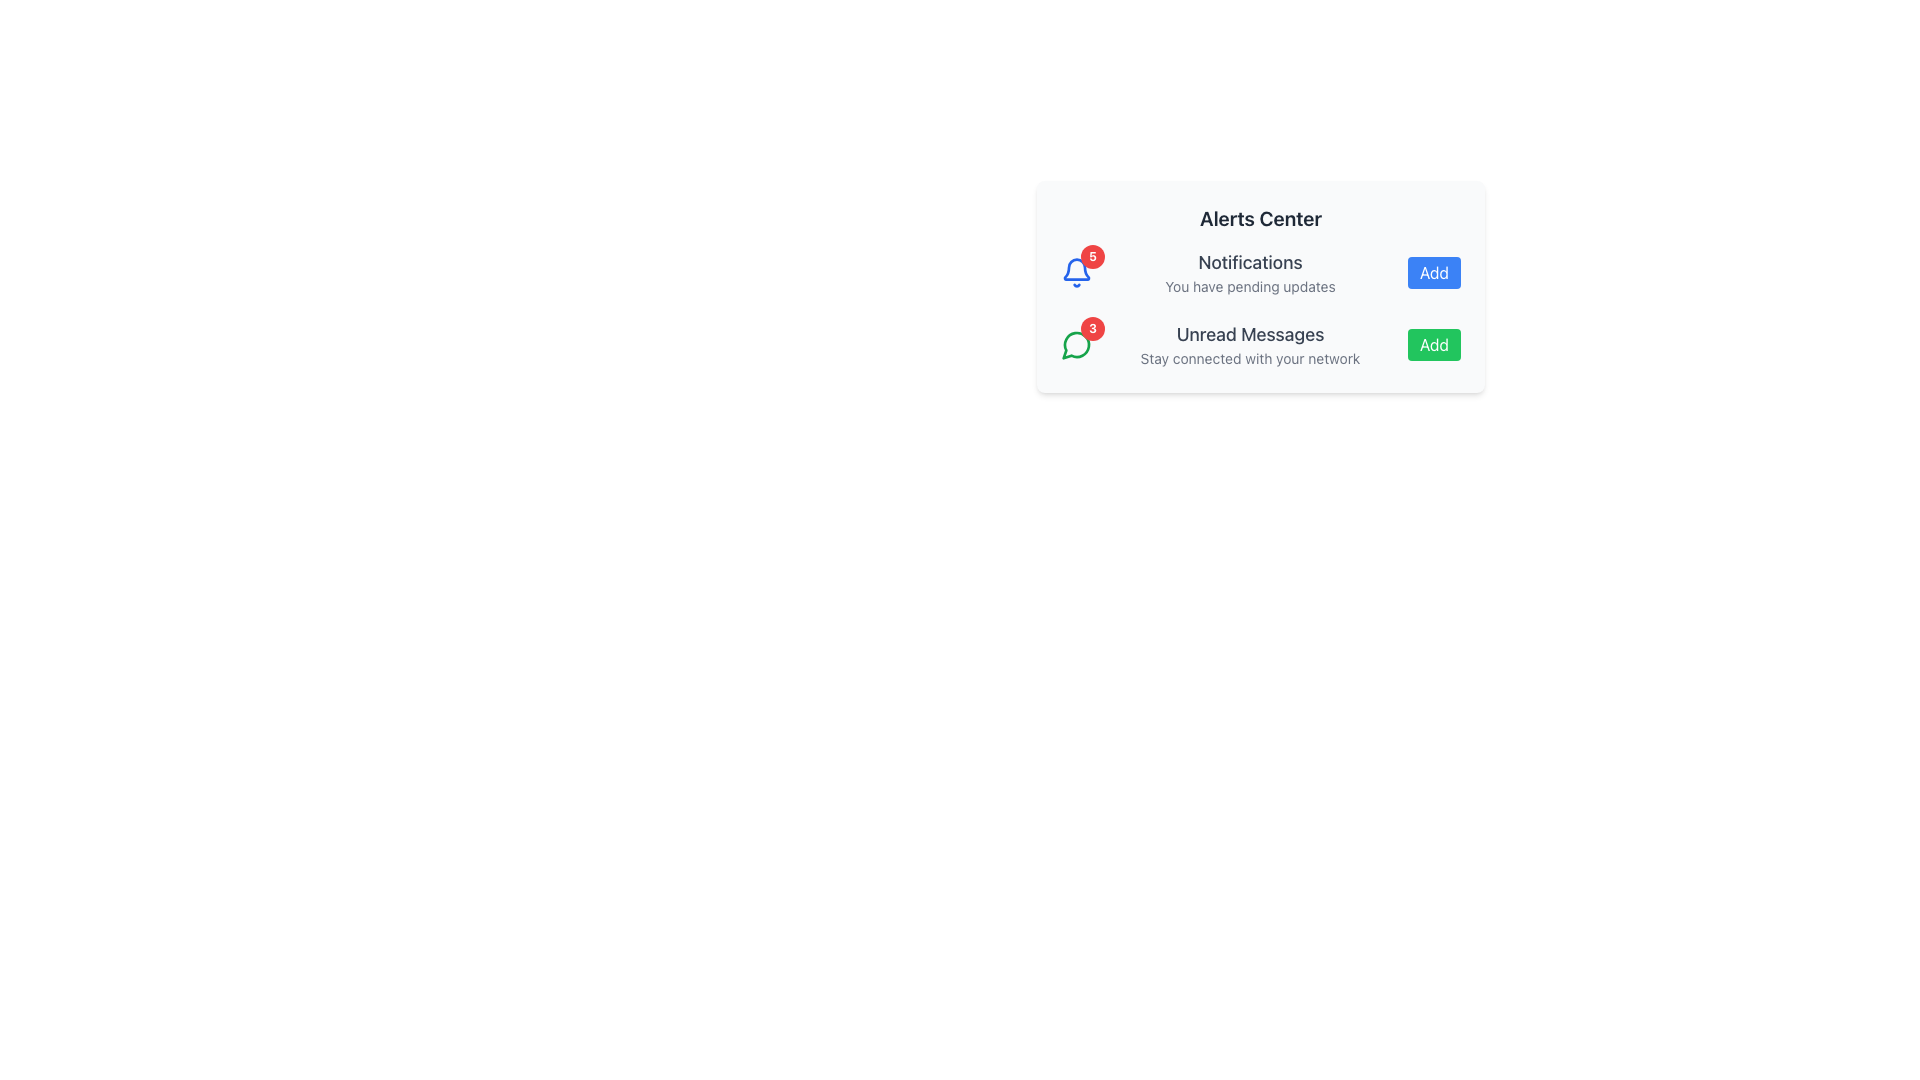 This screenshot has height=1080, width=1920. I want to click on informational text block that notifies the user about unread messages and encourages them to stay connected with their network, located in the 'Unread Messages' section, so click(1249, 343).